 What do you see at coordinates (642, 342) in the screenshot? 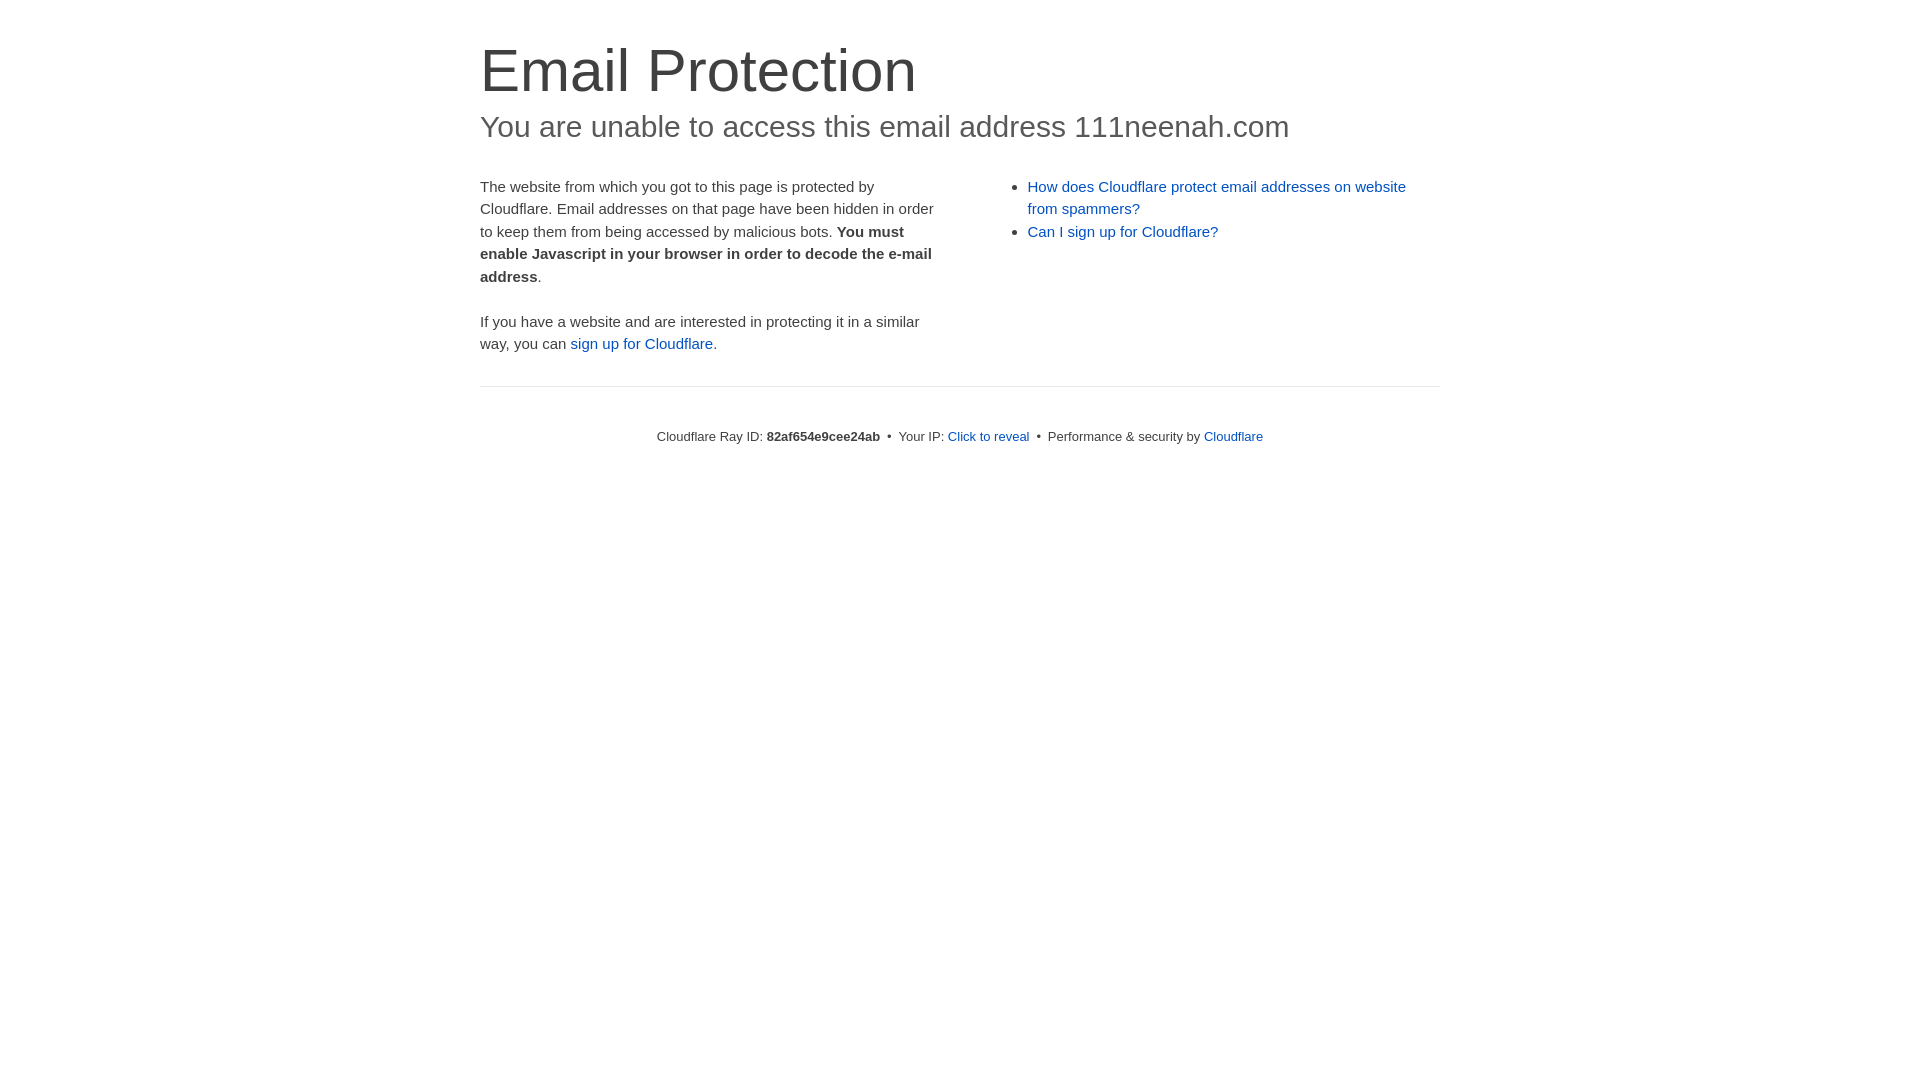
I see `'sign up for Cloudflare'` at bounding box center [642, 342].